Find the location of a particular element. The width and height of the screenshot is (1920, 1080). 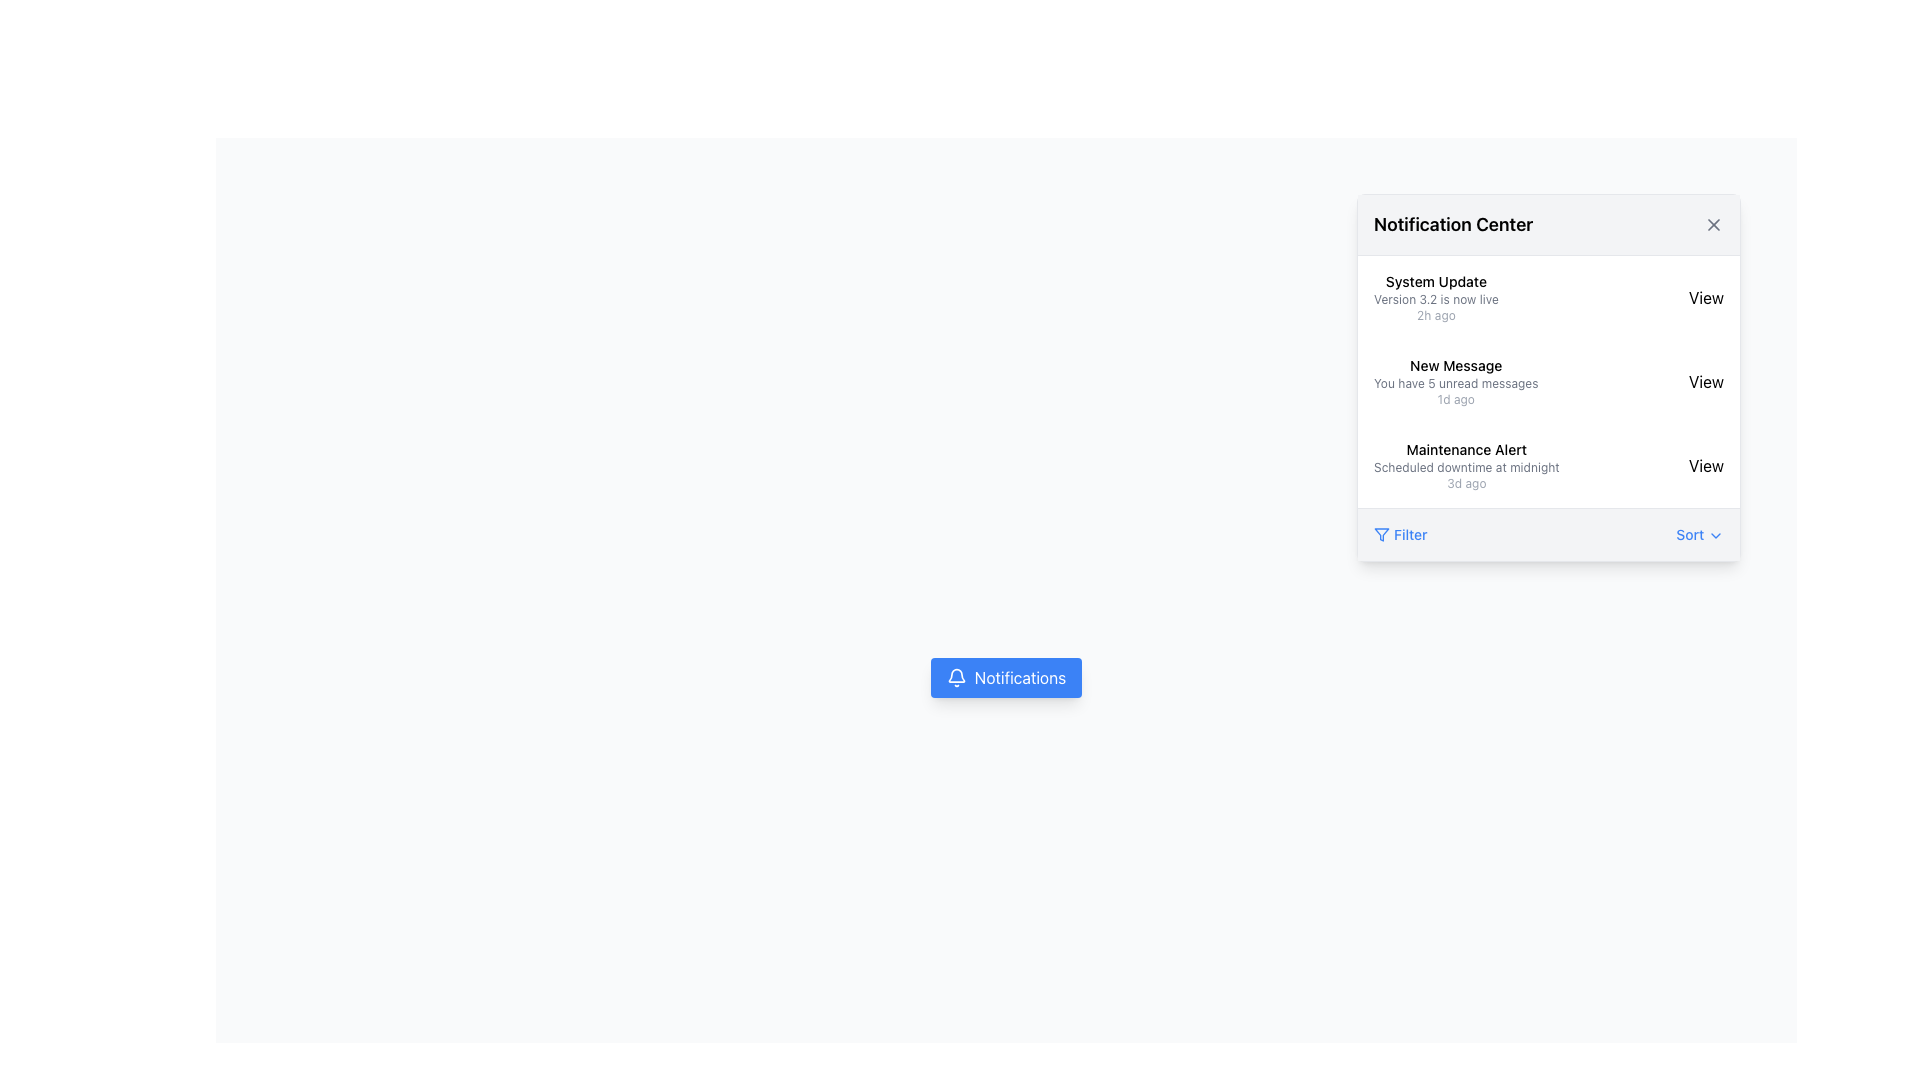

the second notification entry element in the notification list is located at coordinates (1548, 381).